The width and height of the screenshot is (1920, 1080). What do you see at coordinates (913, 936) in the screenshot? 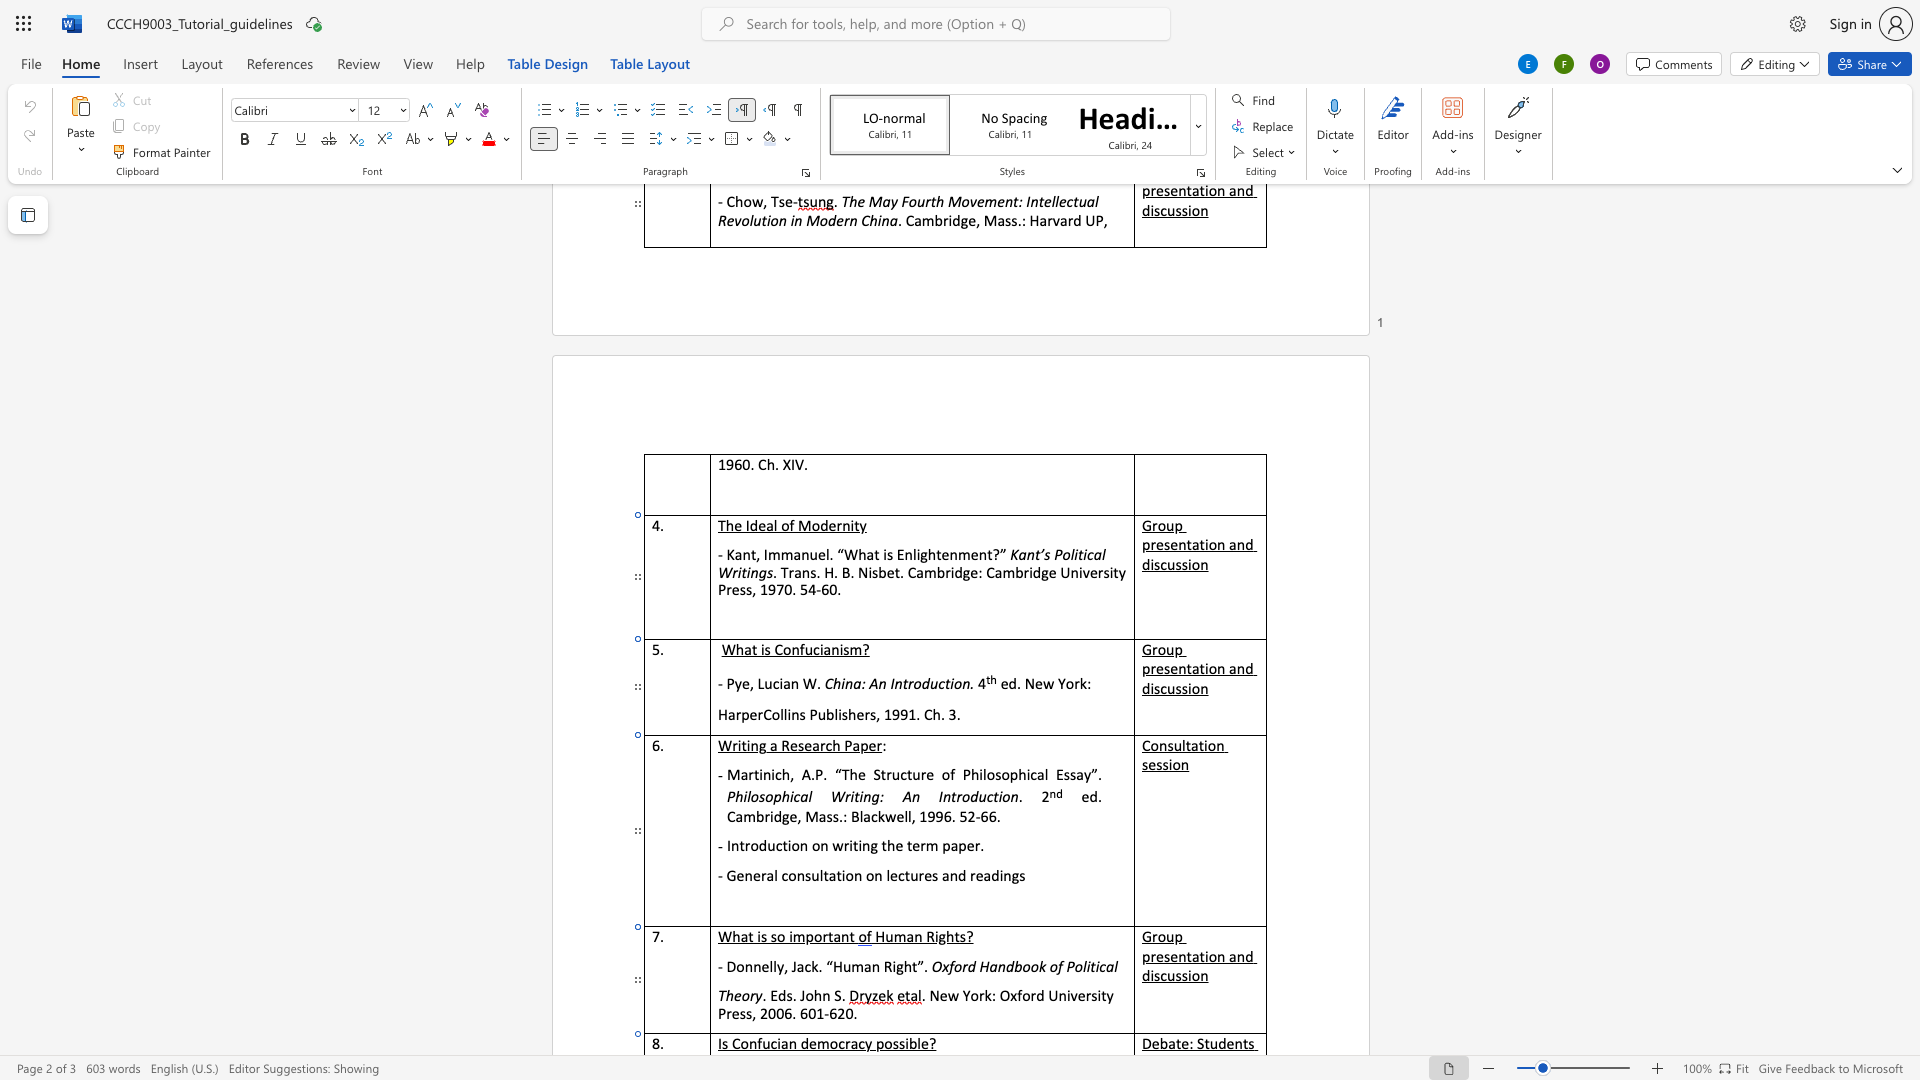
I see `the space between the continuous character "a" and "n" in the text` at bounding box center [913, 936].